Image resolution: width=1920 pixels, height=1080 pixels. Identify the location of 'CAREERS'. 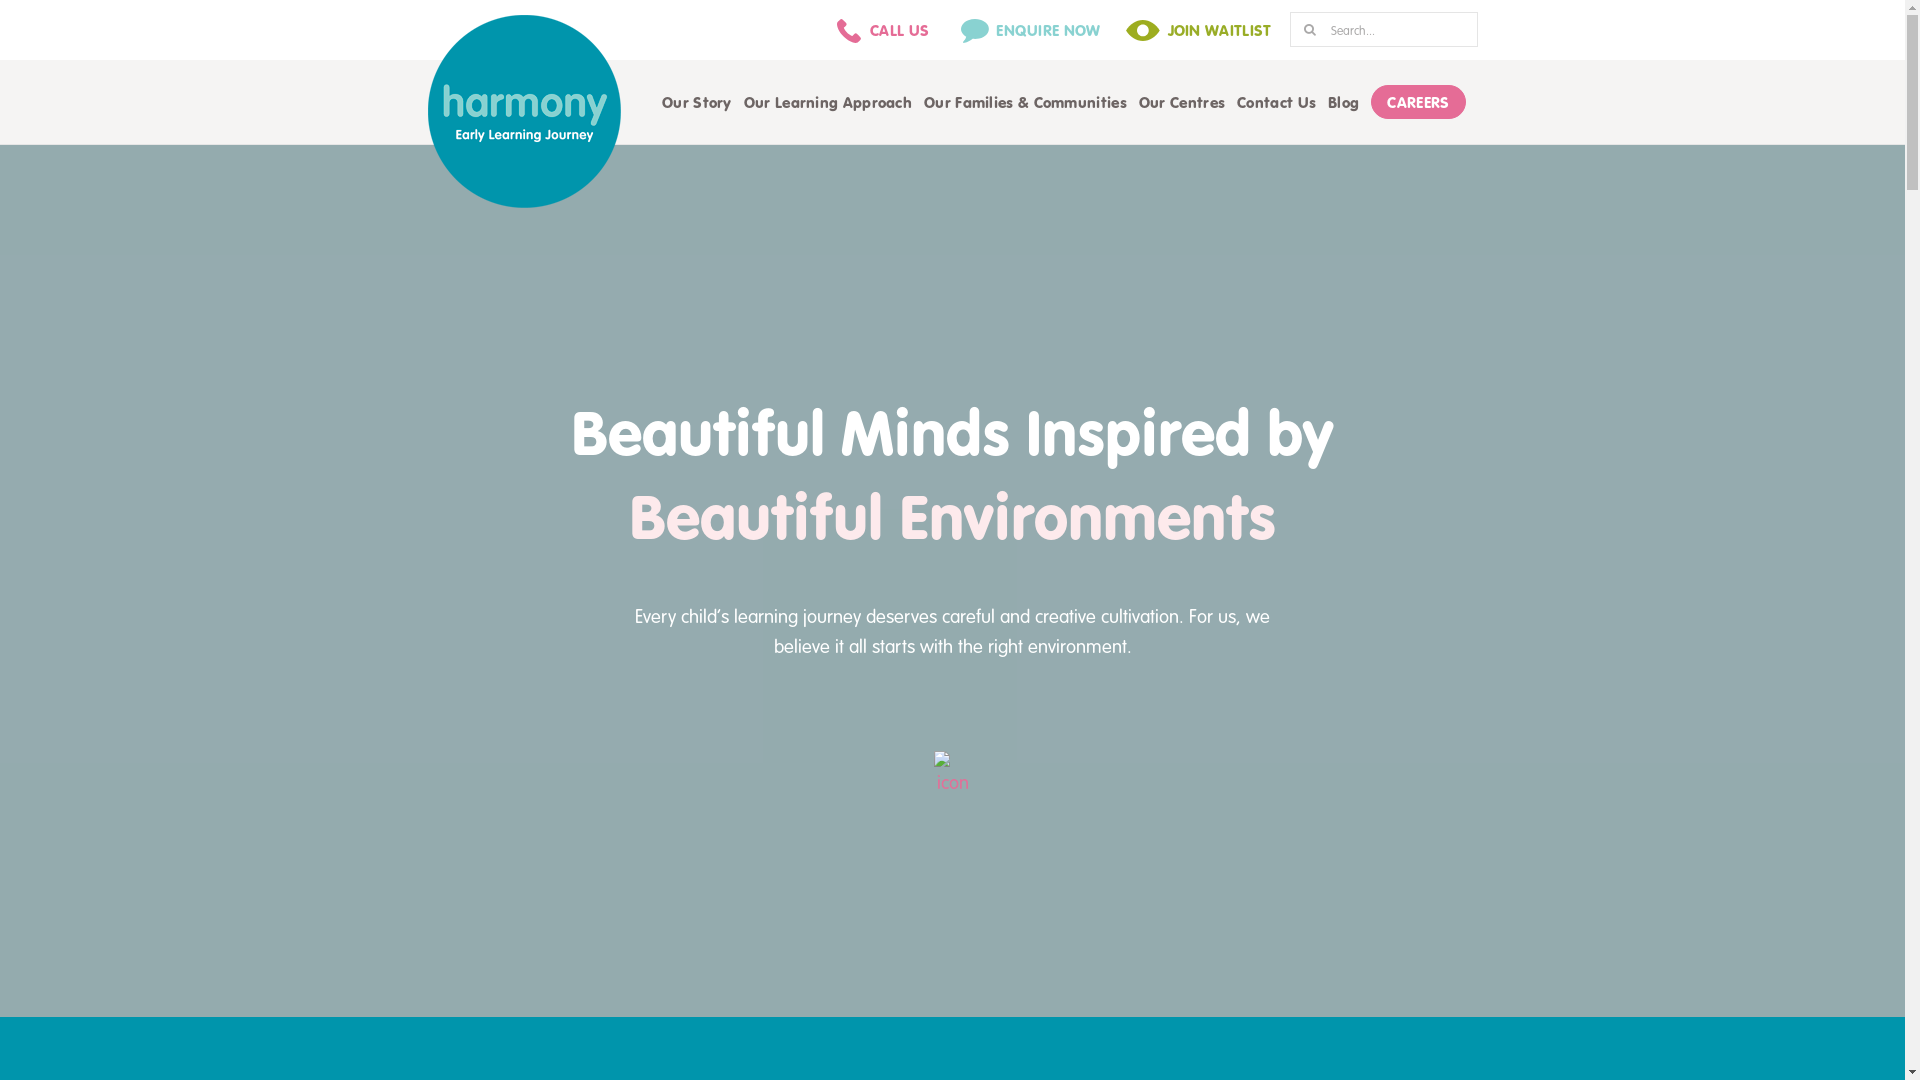
(1370, 101).